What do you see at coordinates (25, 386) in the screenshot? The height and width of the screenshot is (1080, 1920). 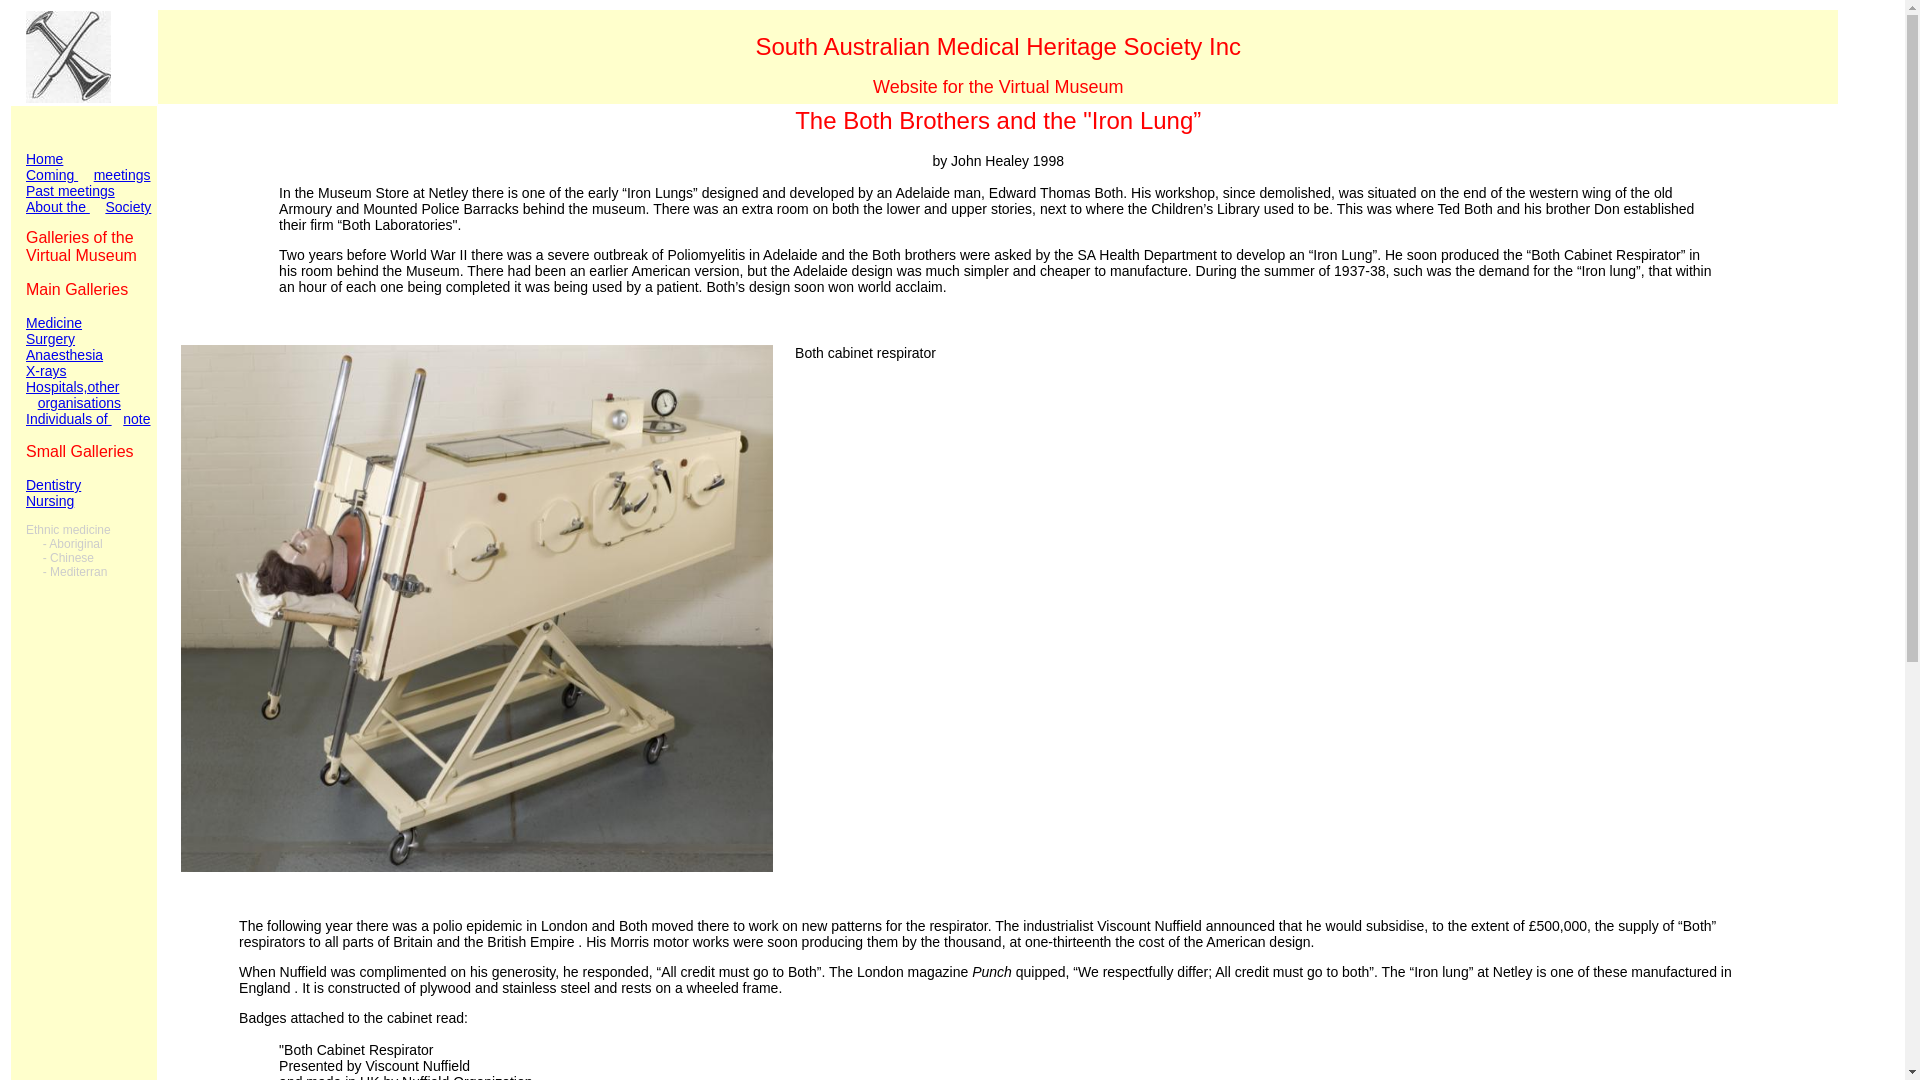 I see `'Hospitals,other'` at bounding box center [25, 386].